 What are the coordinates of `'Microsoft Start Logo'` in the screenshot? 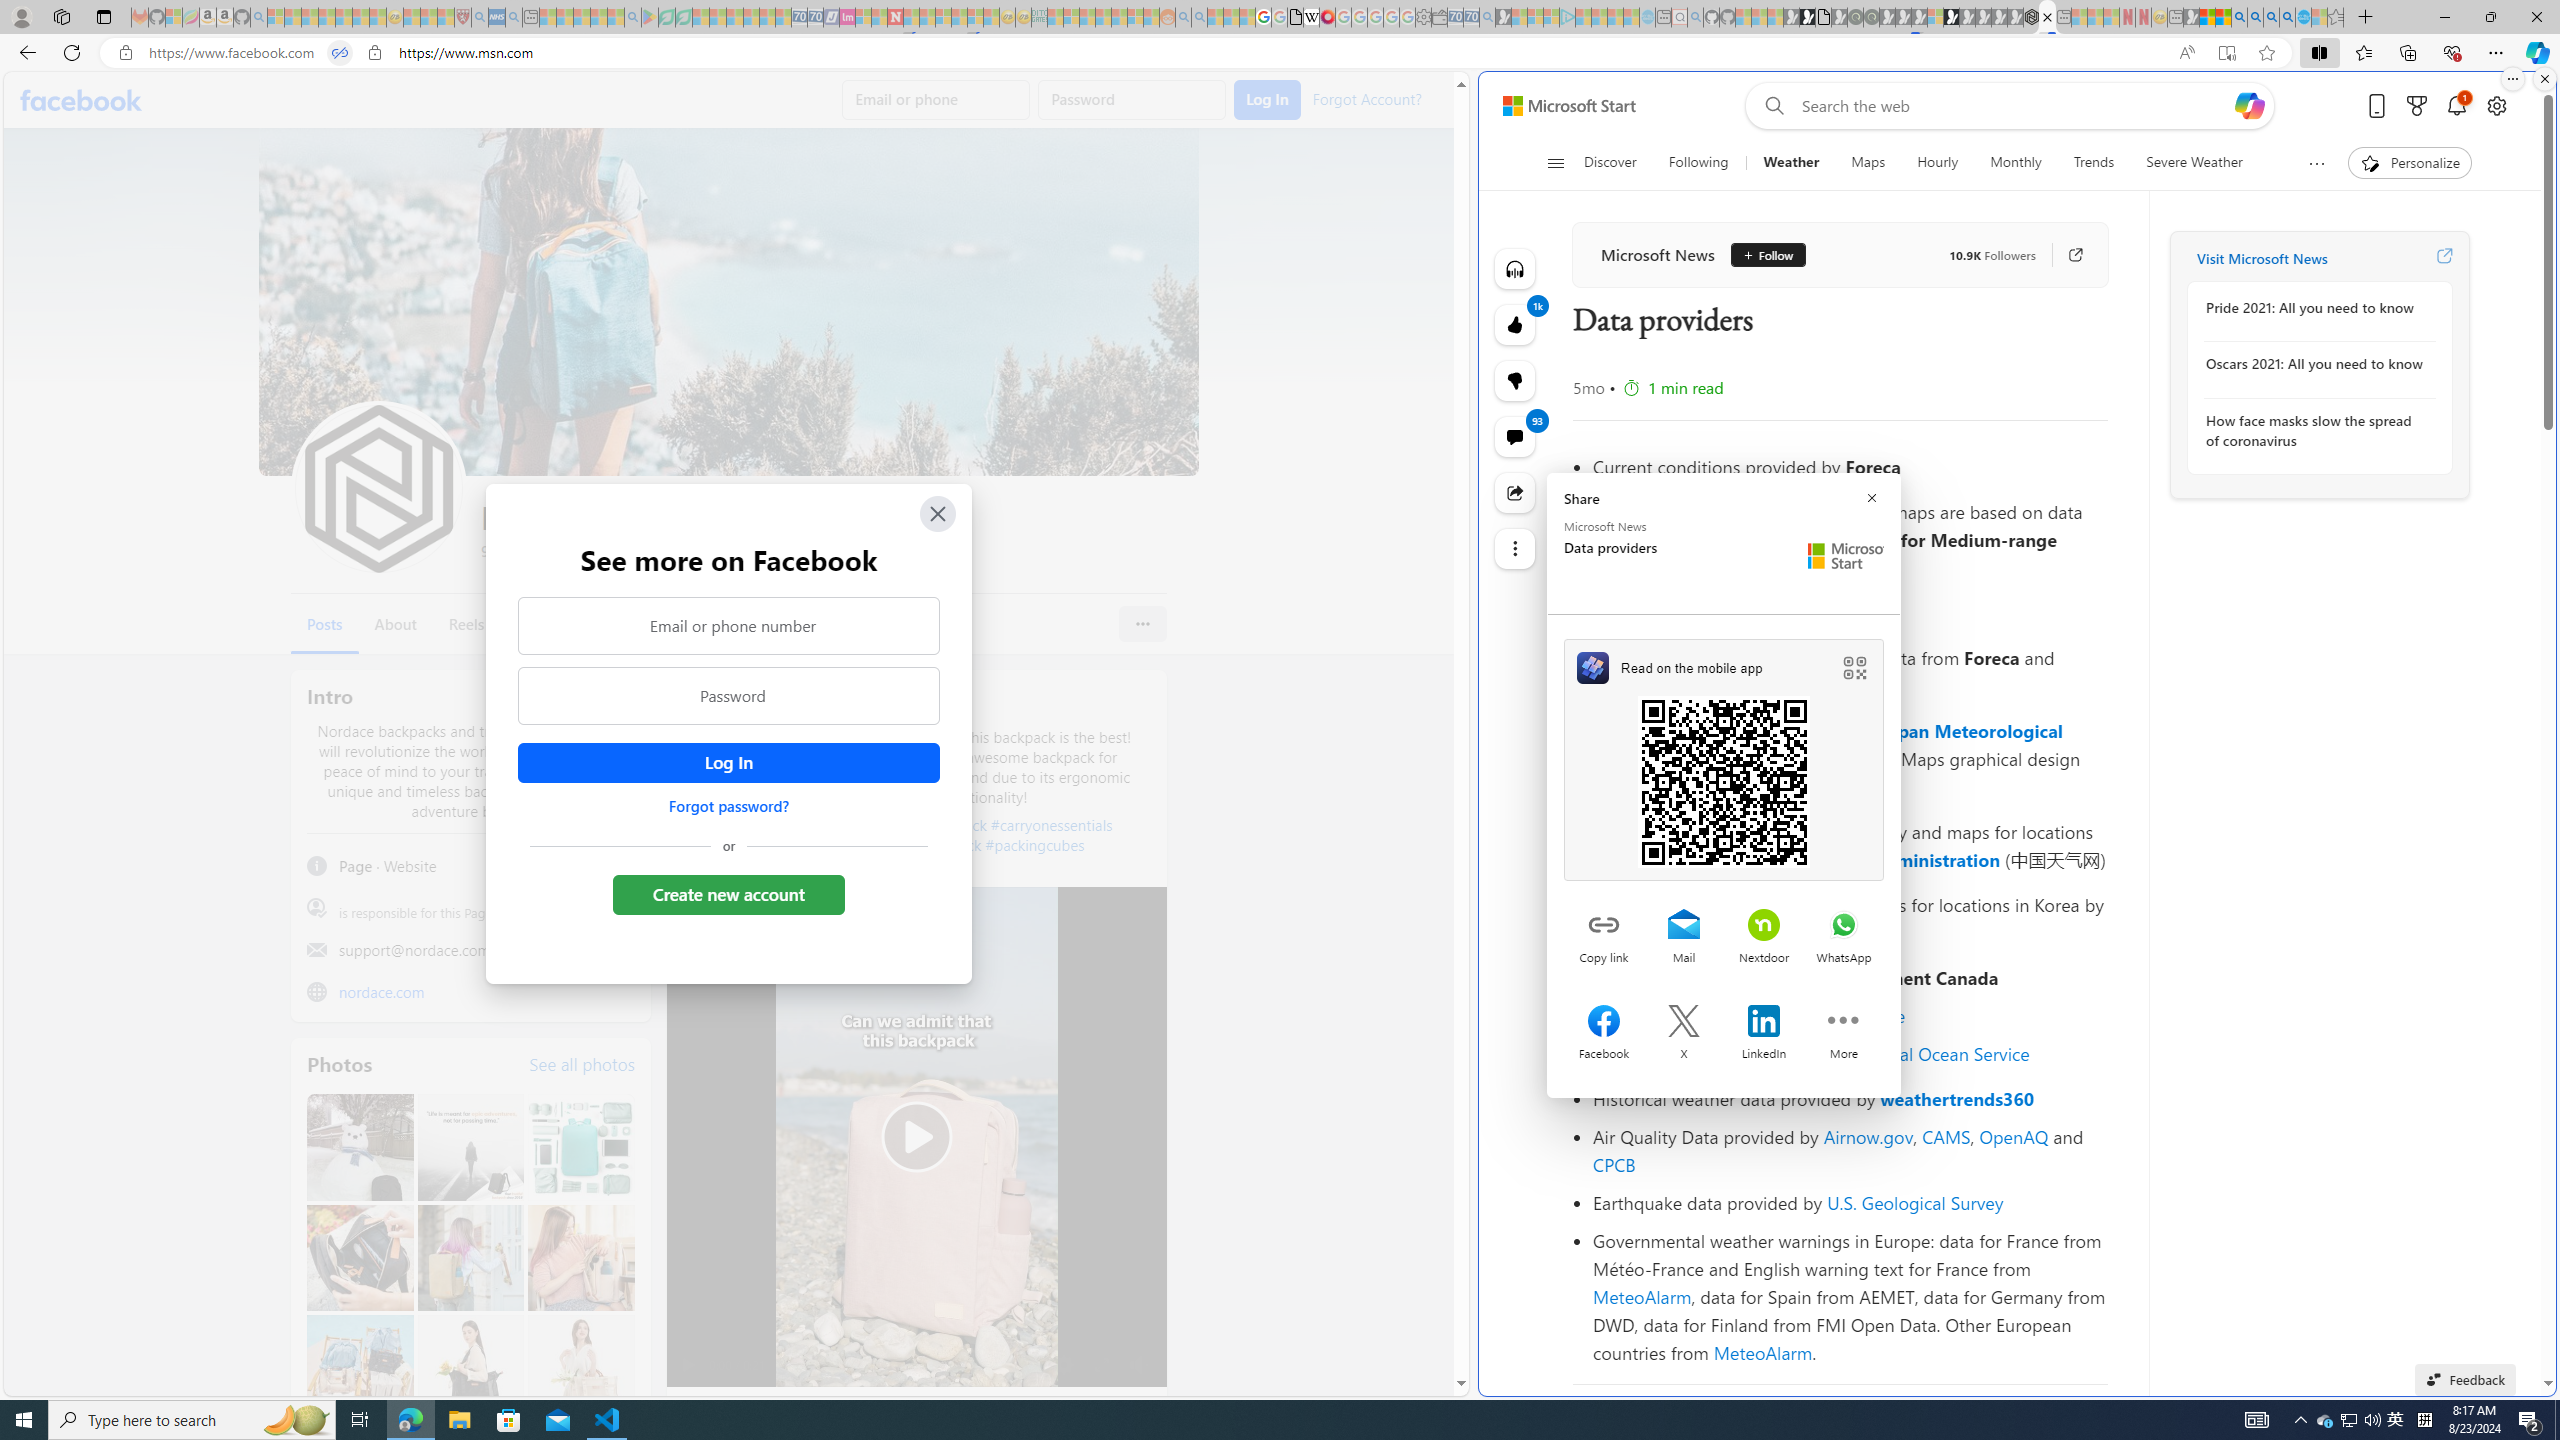 It's located at (1844, 555).